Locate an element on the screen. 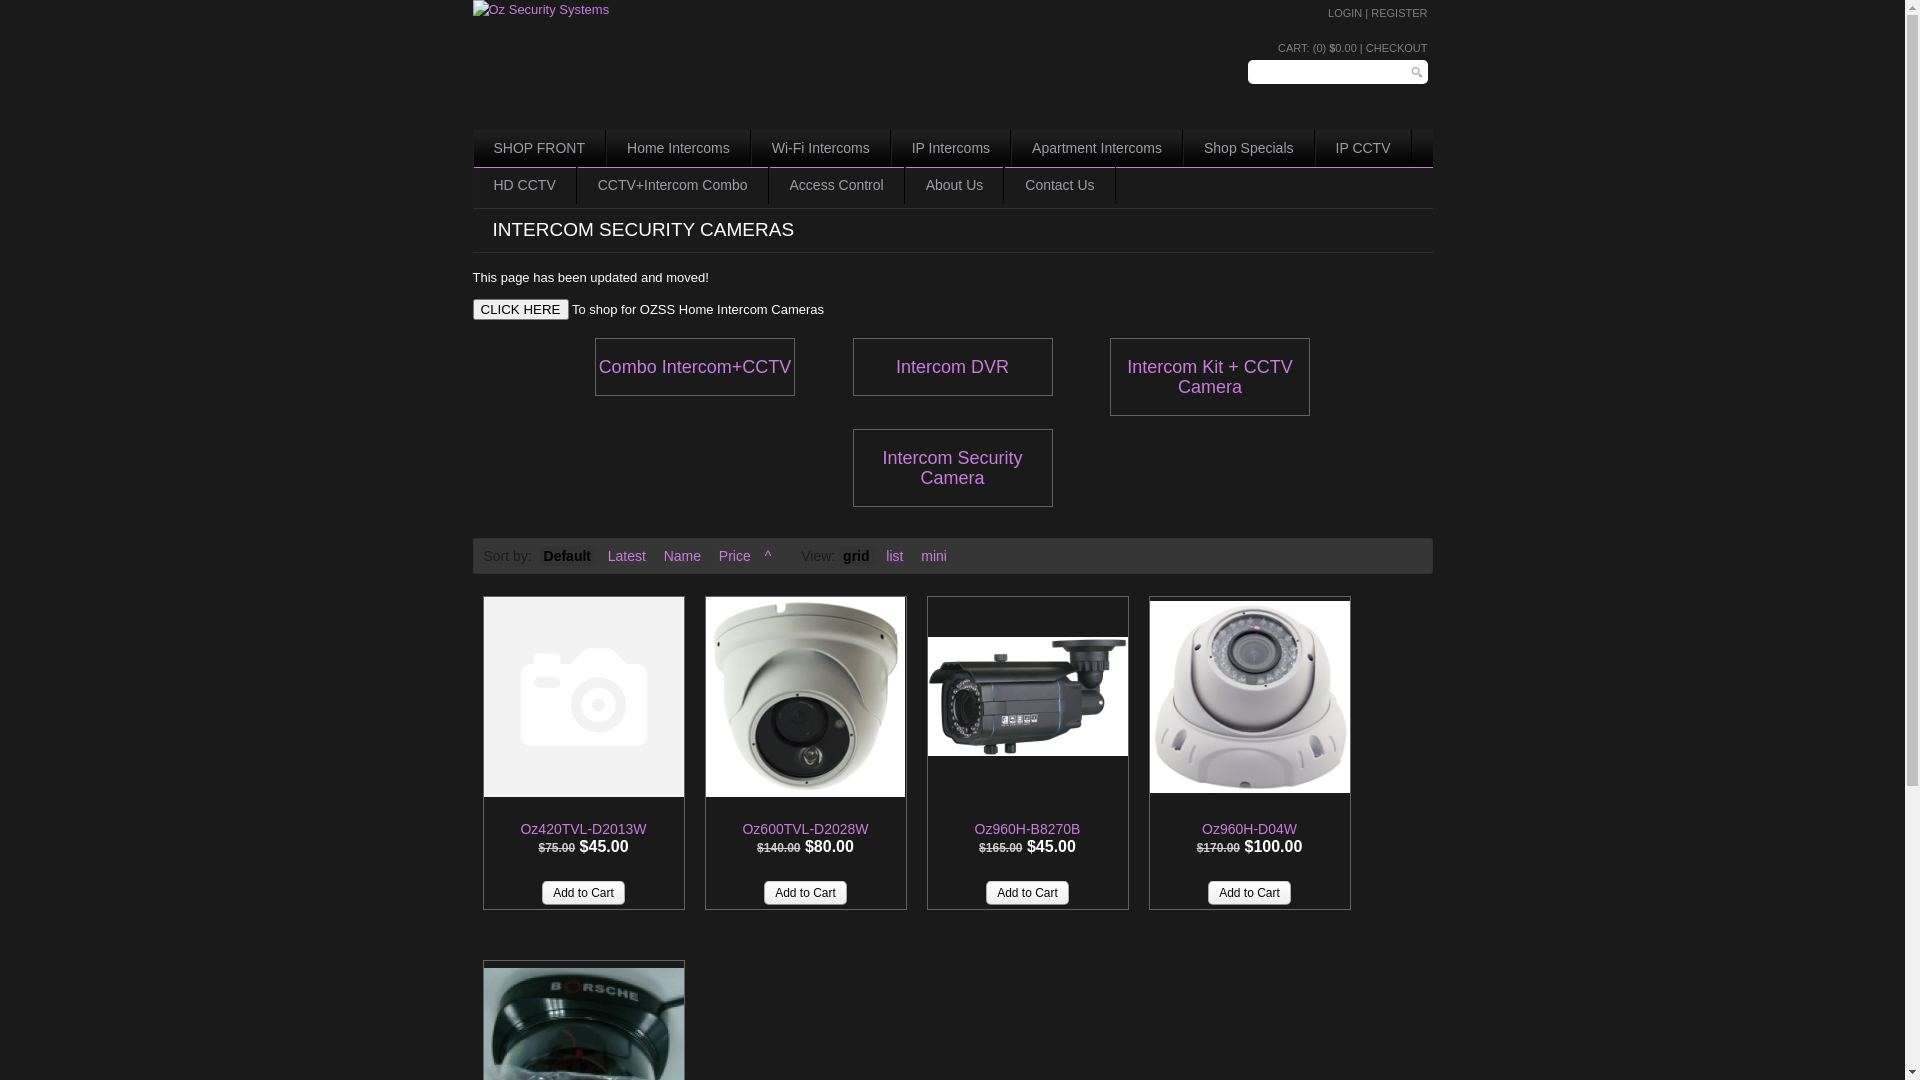 The image size is (1920, 1080). 'Add to Cart' is located at coordinates (805, 892).